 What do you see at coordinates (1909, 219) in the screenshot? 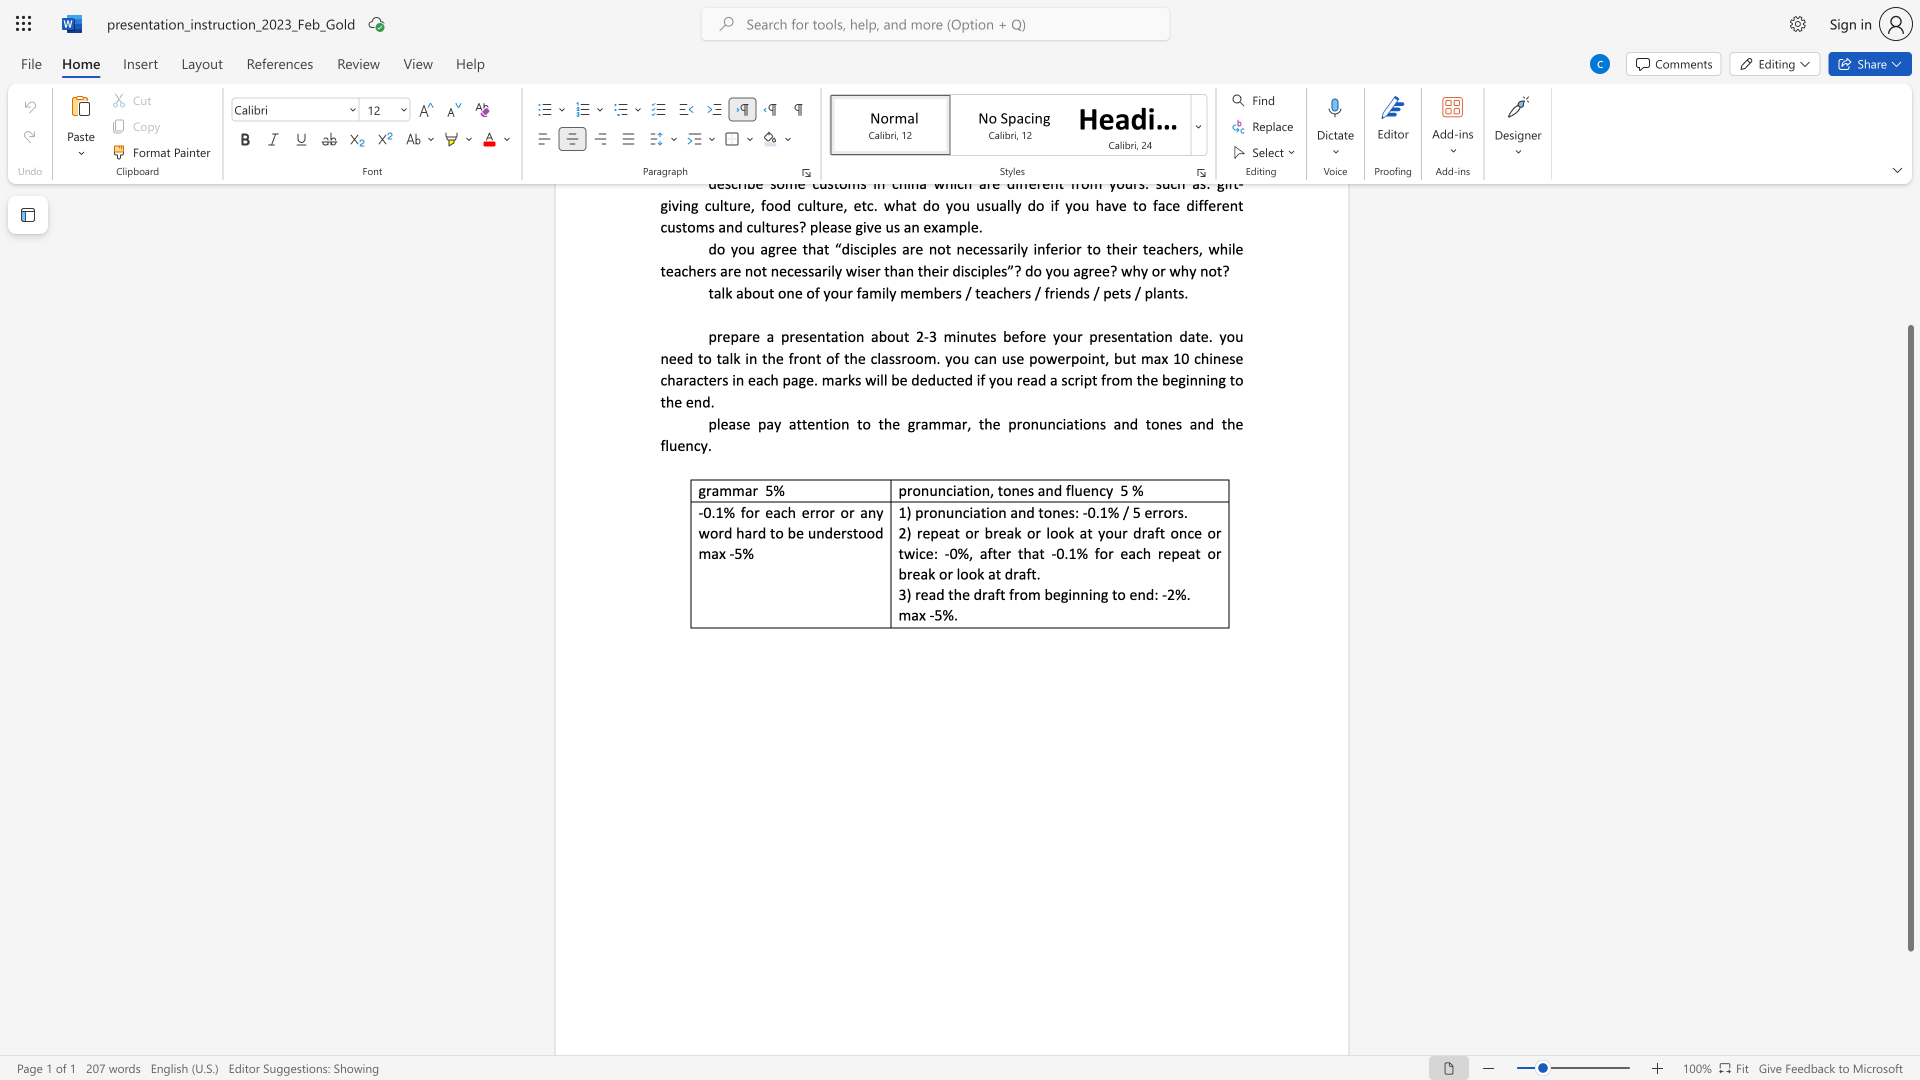
I see `the scrollbar to move the page upward` at bounding box center [1909, 219].